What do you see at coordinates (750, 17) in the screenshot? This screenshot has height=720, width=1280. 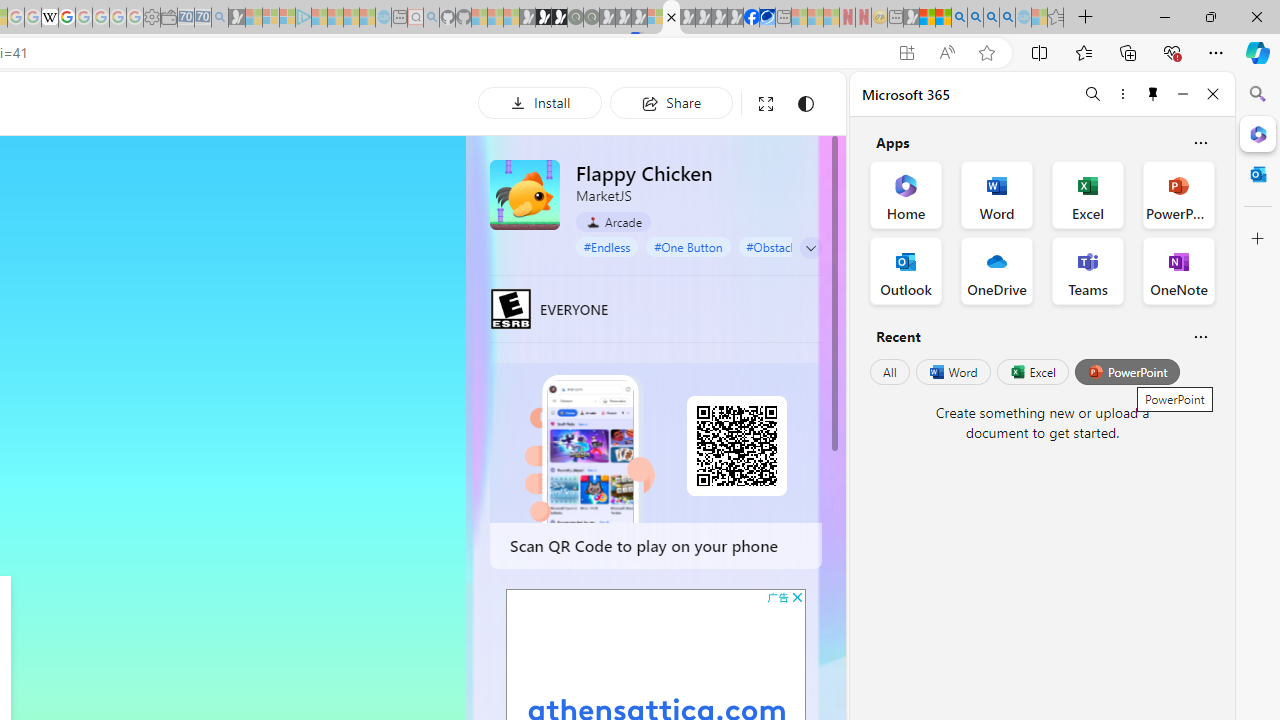 I see `'Nordace | Facebook'` at bounding box center [750, 17].